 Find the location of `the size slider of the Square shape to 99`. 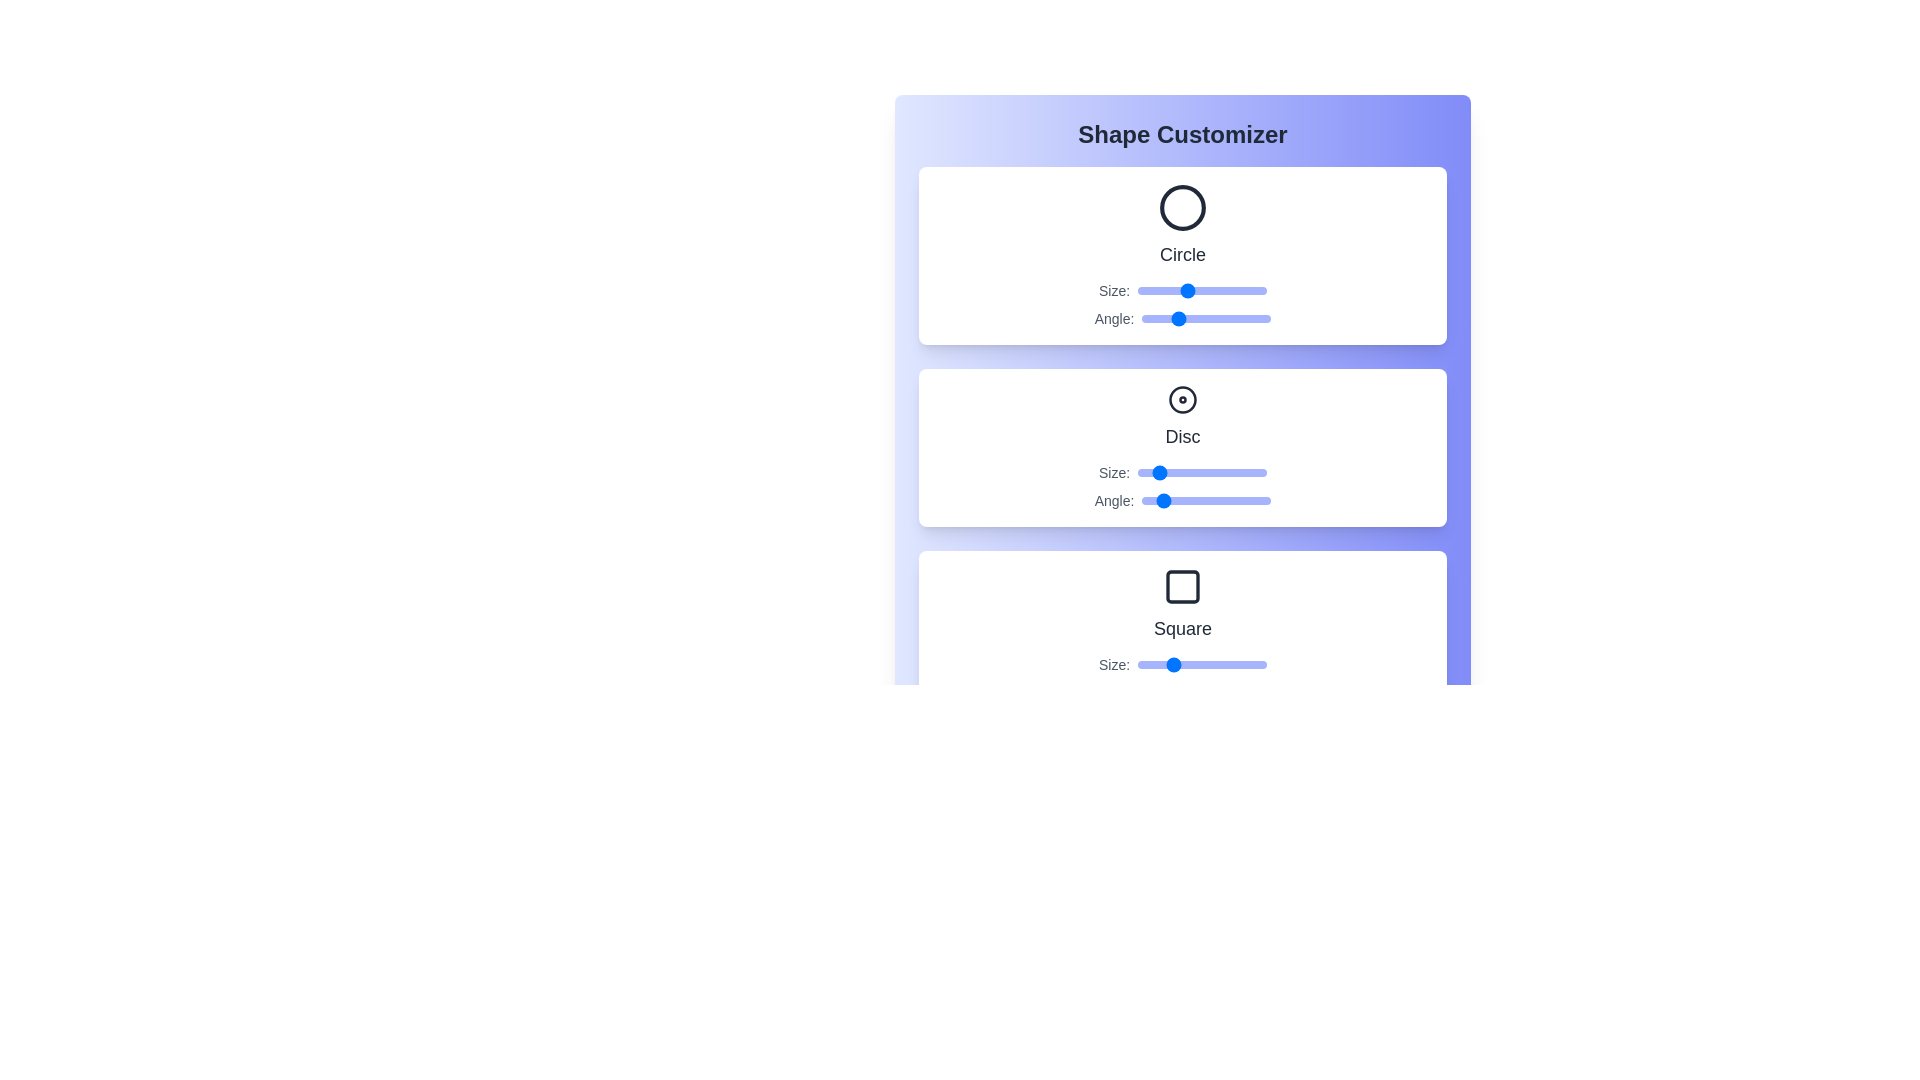

the size slider of the Square shape to 99 is located at coordinates (1264, 664).